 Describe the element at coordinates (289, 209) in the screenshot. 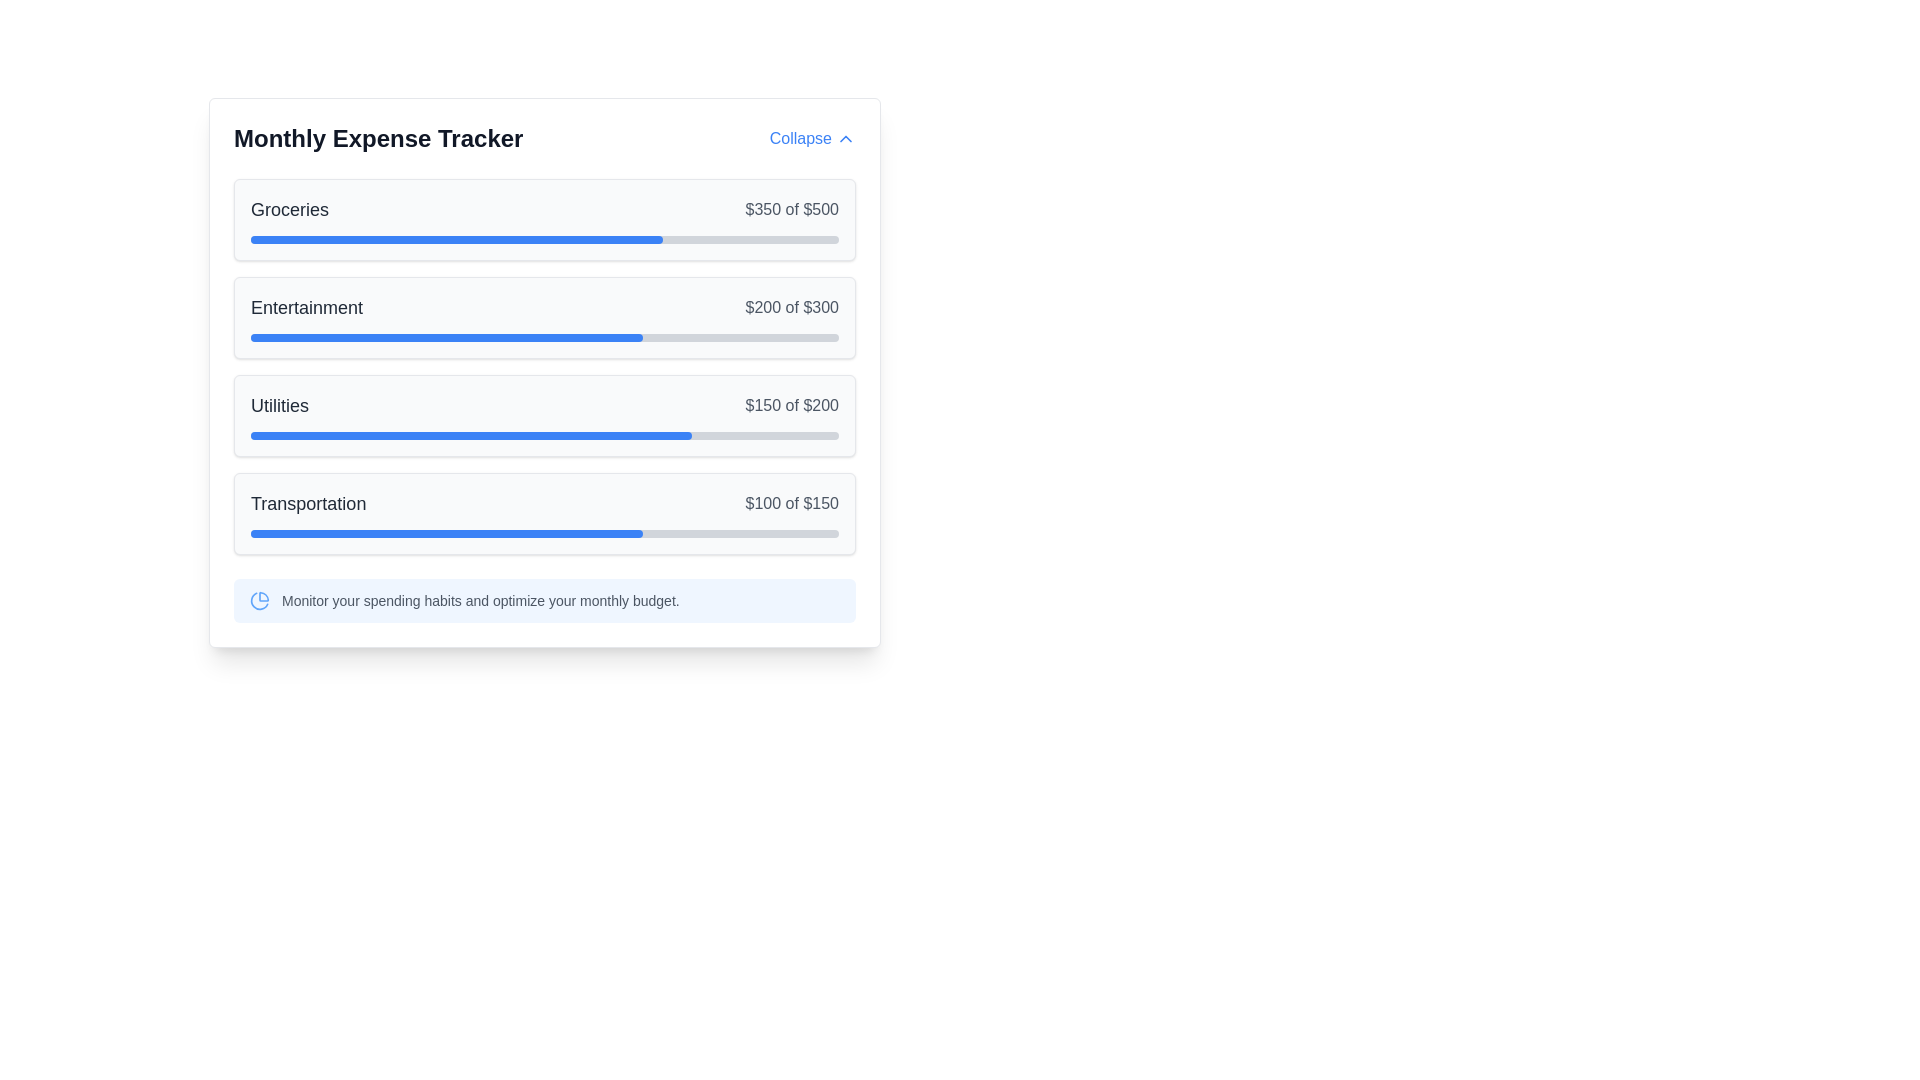

I see `text content of the bold 'Groceries' label located at the top left of the section titled 'Groceries $350 of $500'` at that location.